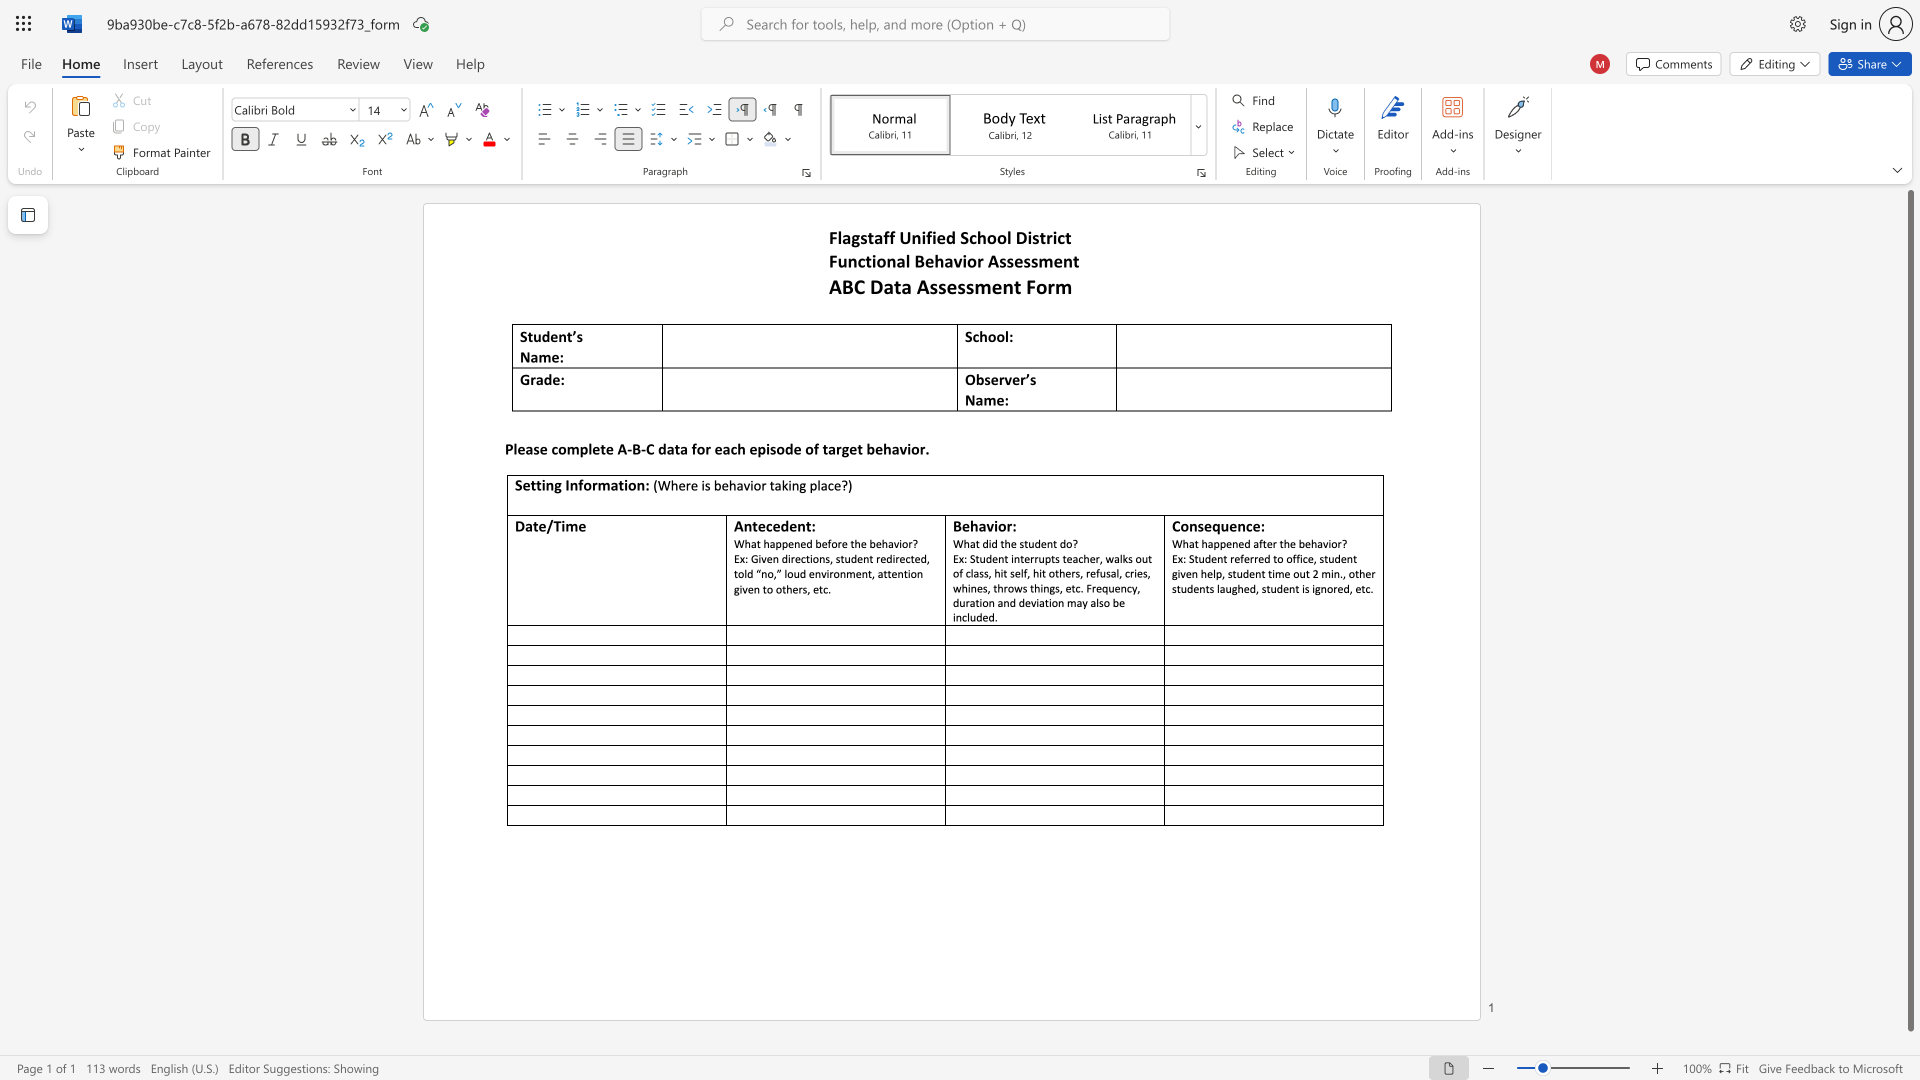 Image resolution: width=1920 pixels, height=1080 pixels. Describe the element at coordinates (969, 236) in the screenshot. I see `the subset text "chool Dist" within the text "Flagstaff Unified School District"` at that location.